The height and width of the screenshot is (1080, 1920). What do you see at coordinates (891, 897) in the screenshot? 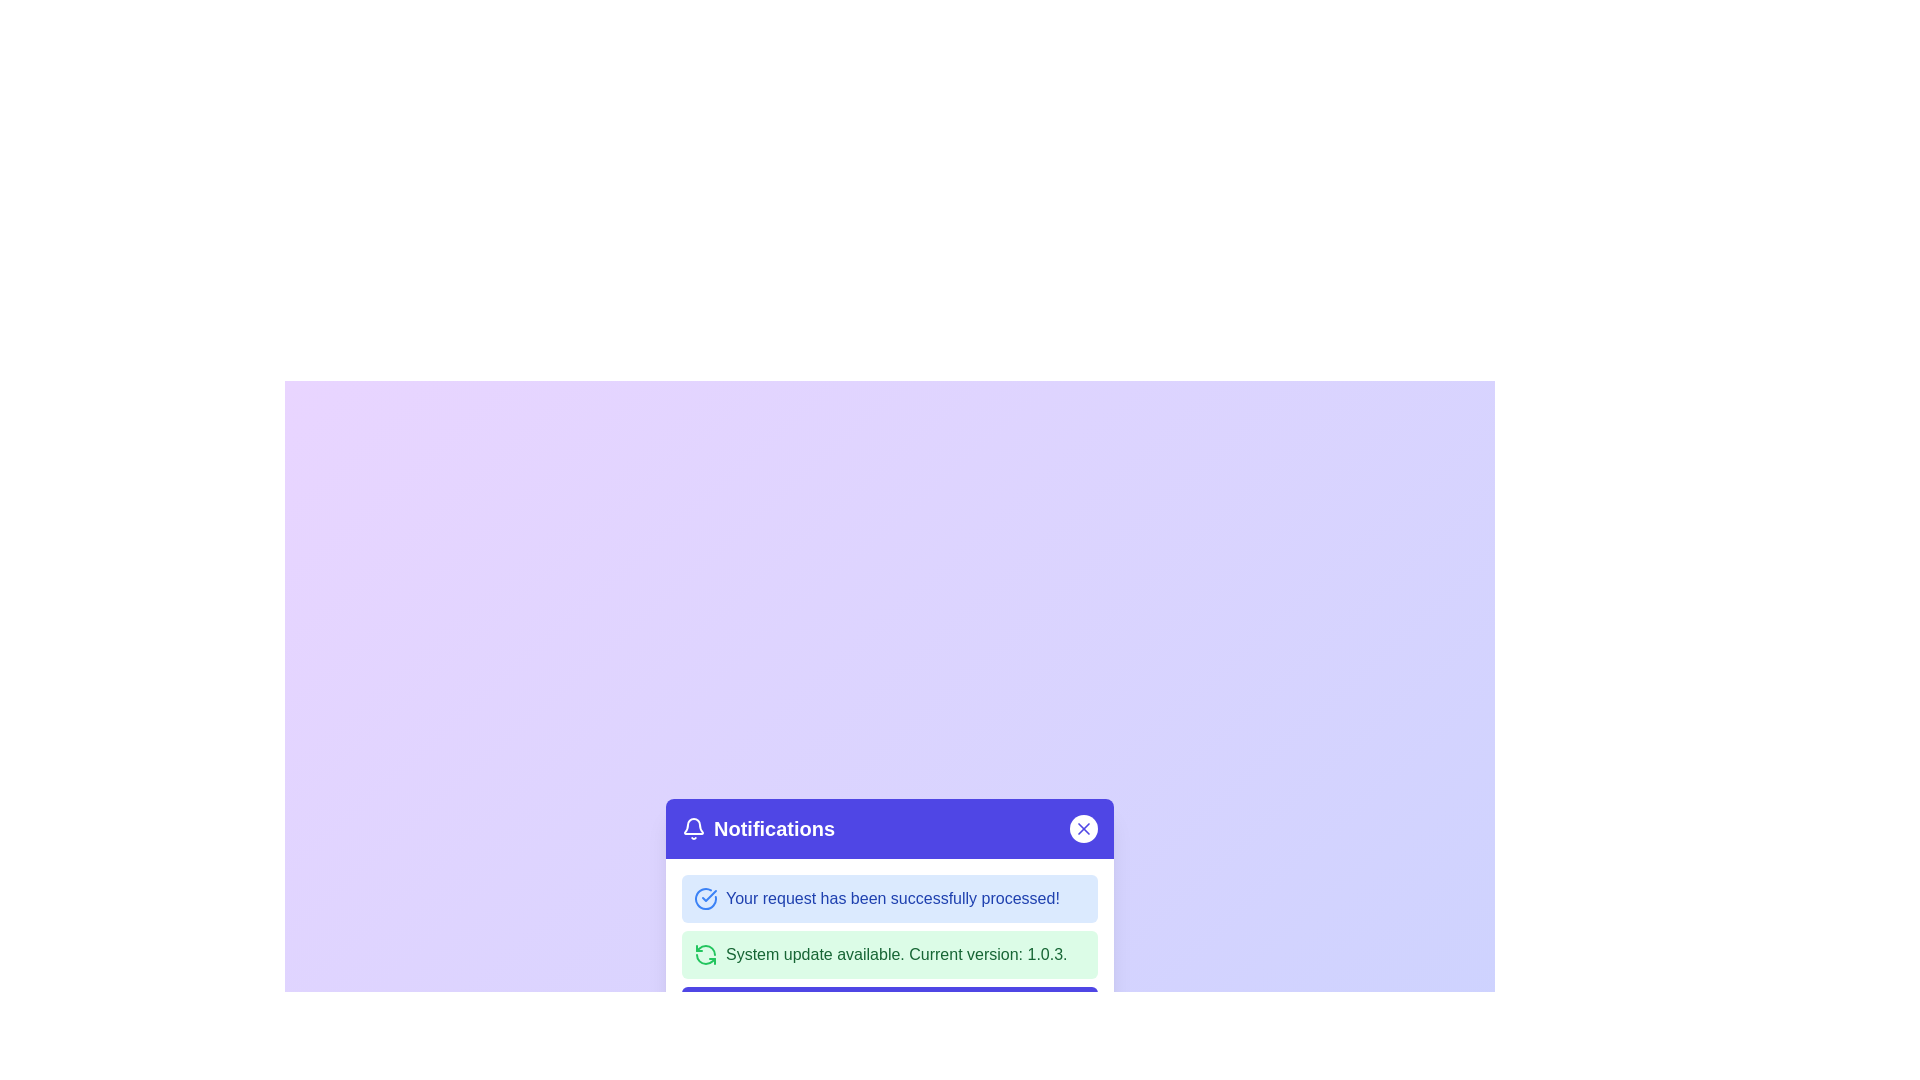
I see `the notification text that indicates a successful request completion, located at the top of the notification panel` at bounding box center [891, 897].